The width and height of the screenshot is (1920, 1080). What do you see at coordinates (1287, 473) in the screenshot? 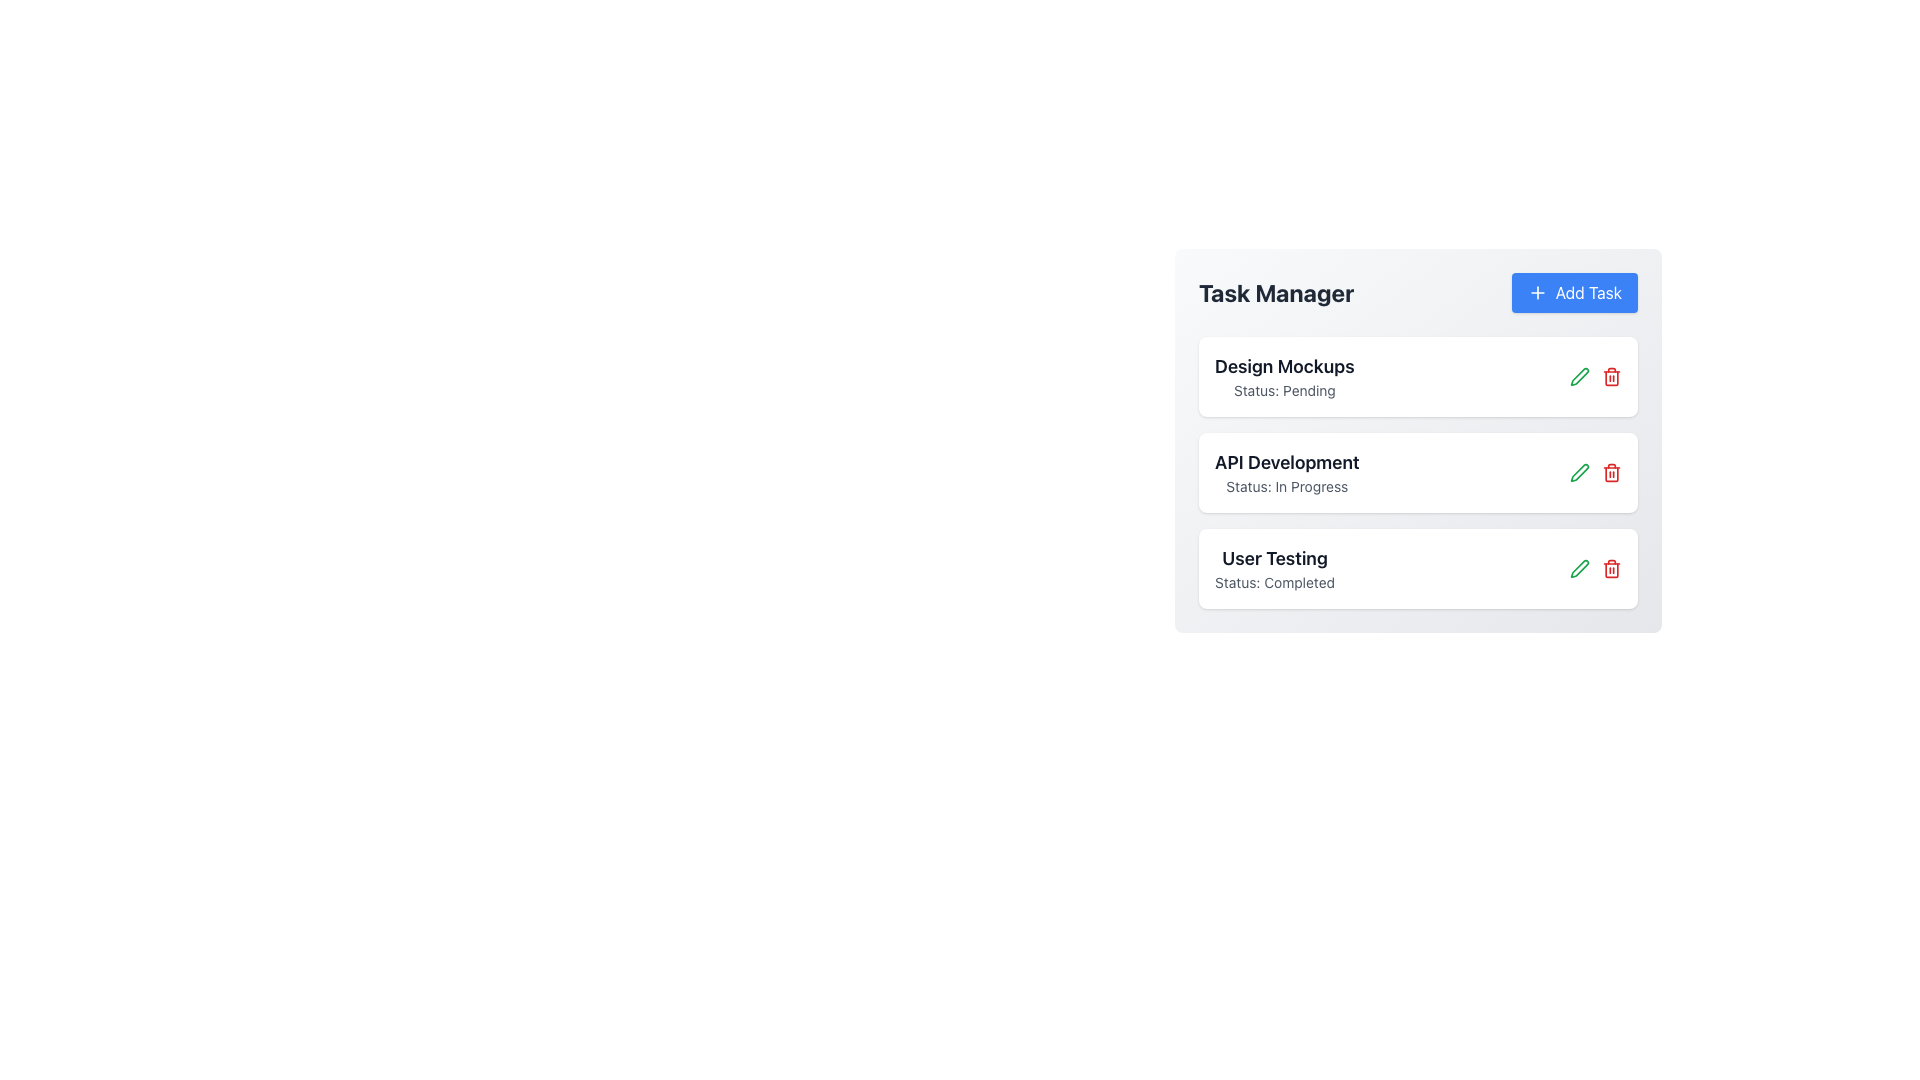
I see `the text label that displays 'API Development' in bold and 'Status: In Progress' in a smaller greyed font, located in the second task card under the 'Task Manager' section` at bounding box center [1287, 473].